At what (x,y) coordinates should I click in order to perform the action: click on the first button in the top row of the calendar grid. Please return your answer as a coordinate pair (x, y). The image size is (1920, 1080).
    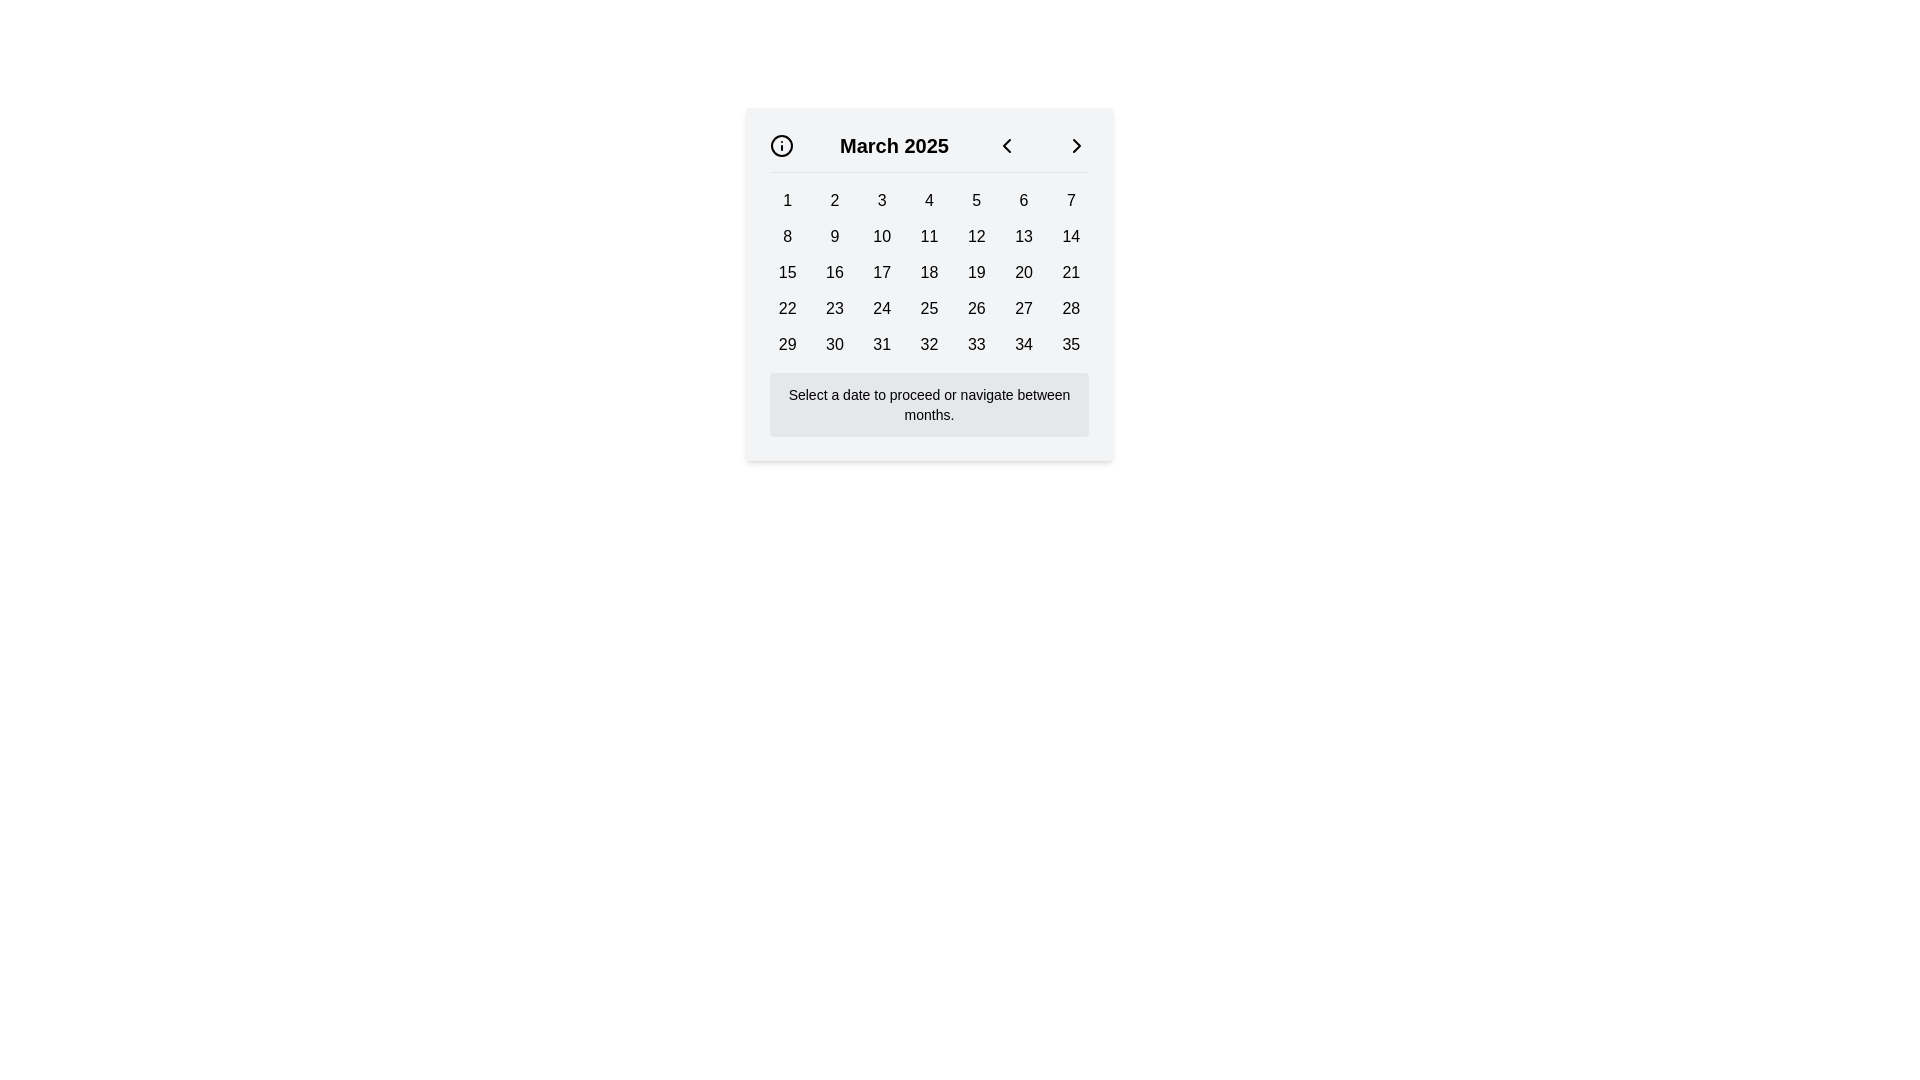
    Looking at the image, I should click on (786, 200).